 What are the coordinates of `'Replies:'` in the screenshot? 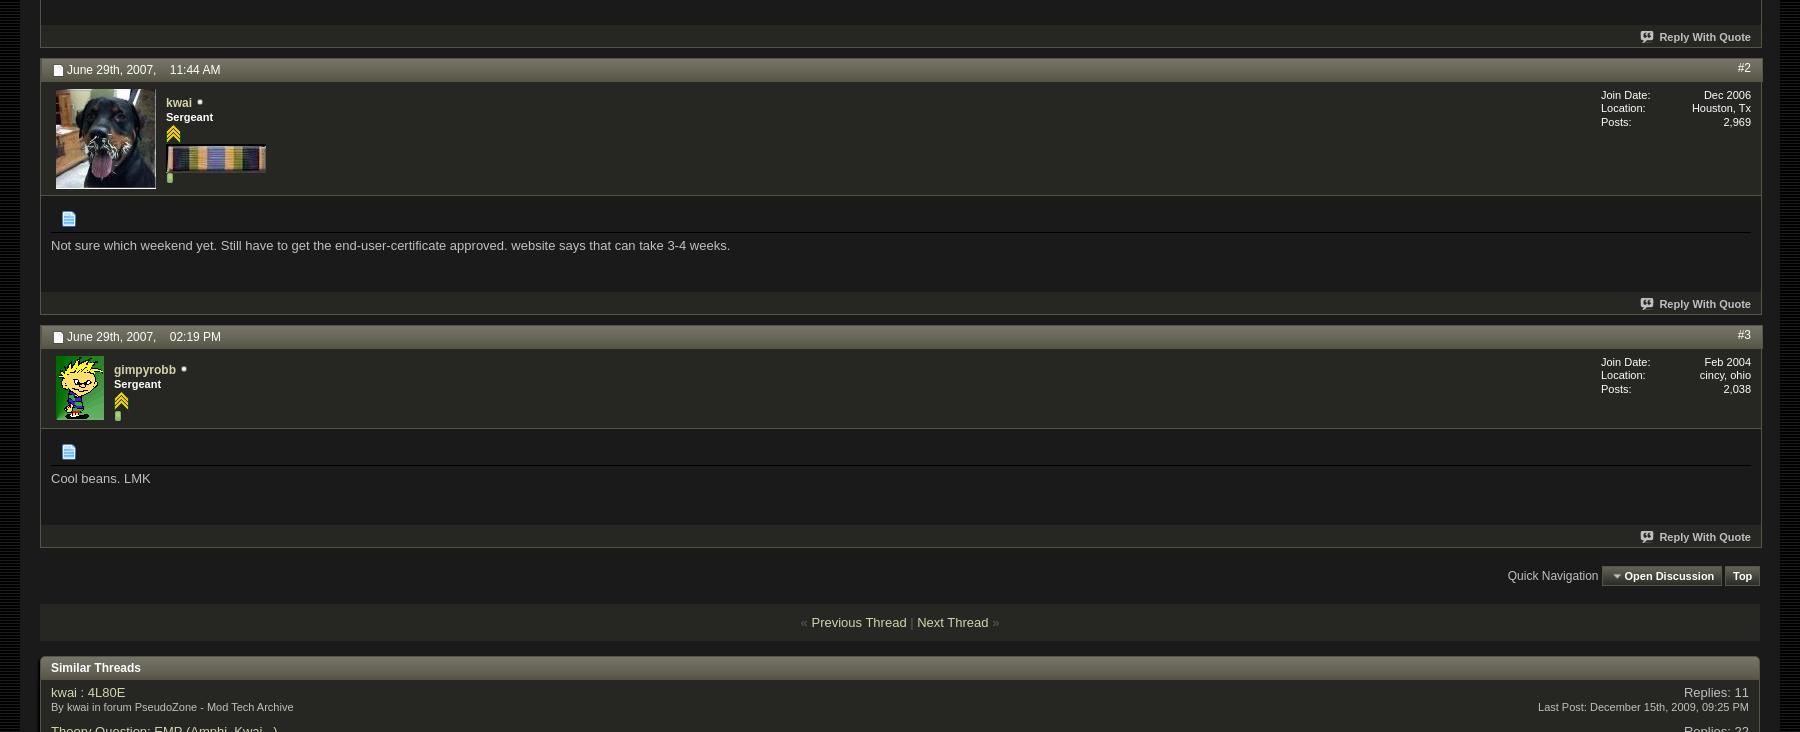 It's located at (1682, 691).